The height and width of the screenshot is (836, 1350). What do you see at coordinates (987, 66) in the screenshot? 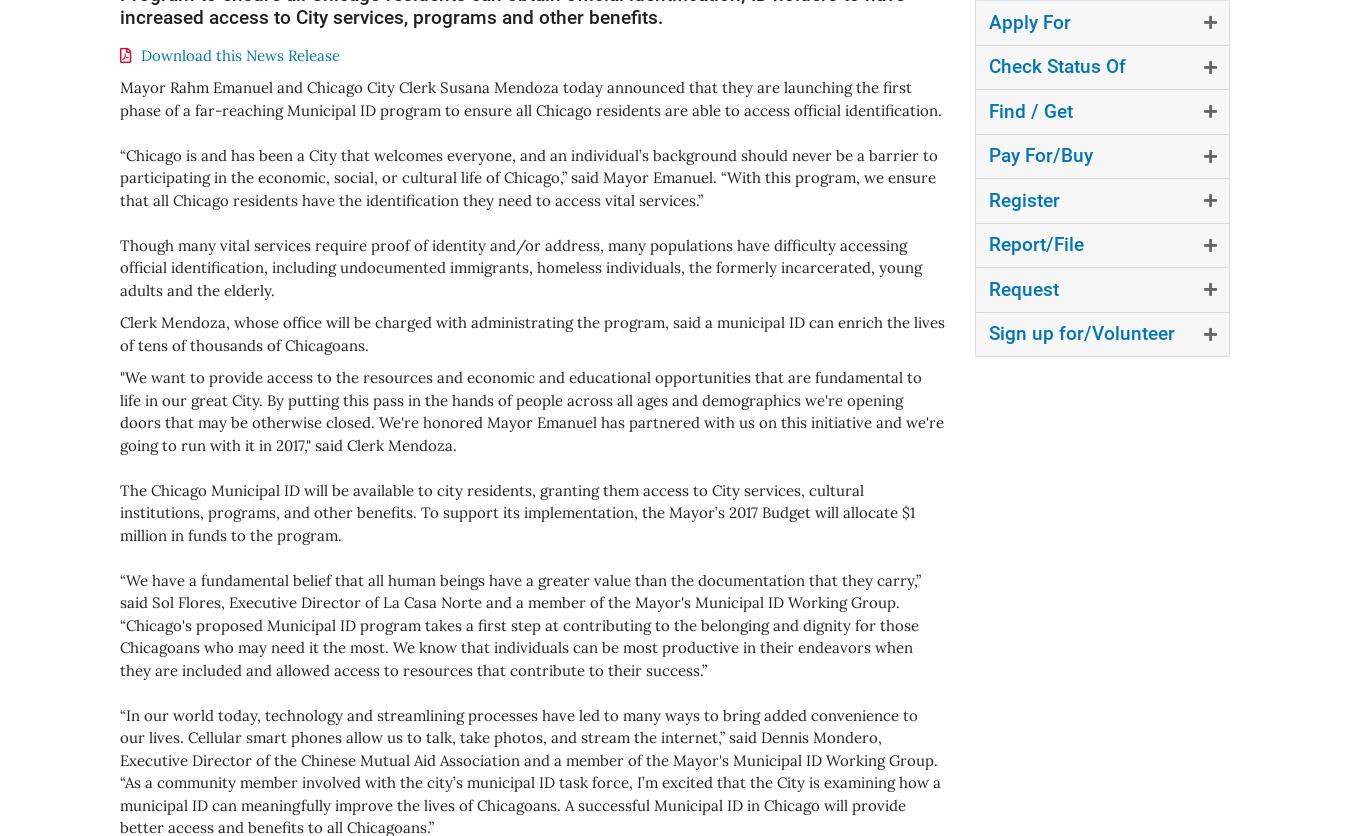
I see `'Check Status Of'` at bounding box center [987, 66].